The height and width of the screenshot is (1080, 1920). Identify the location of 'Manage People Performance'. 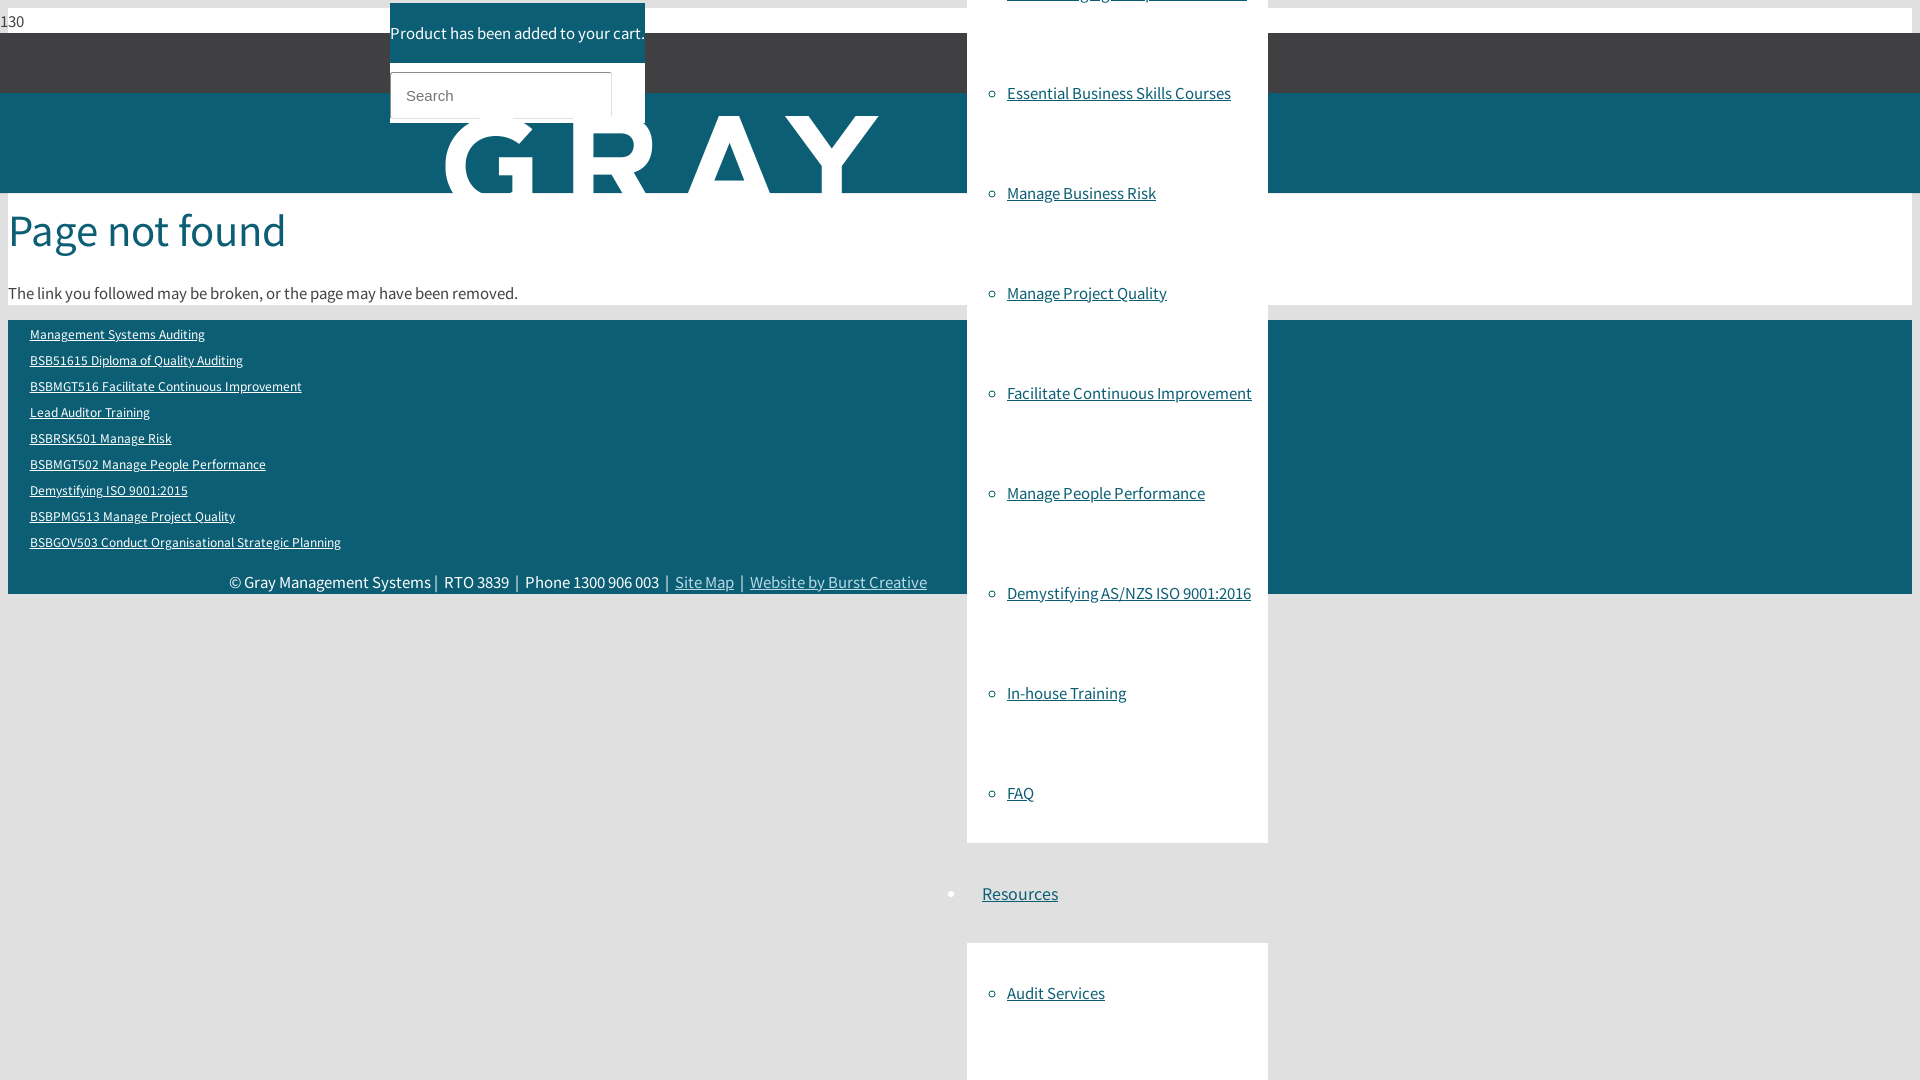
(1104, 492).